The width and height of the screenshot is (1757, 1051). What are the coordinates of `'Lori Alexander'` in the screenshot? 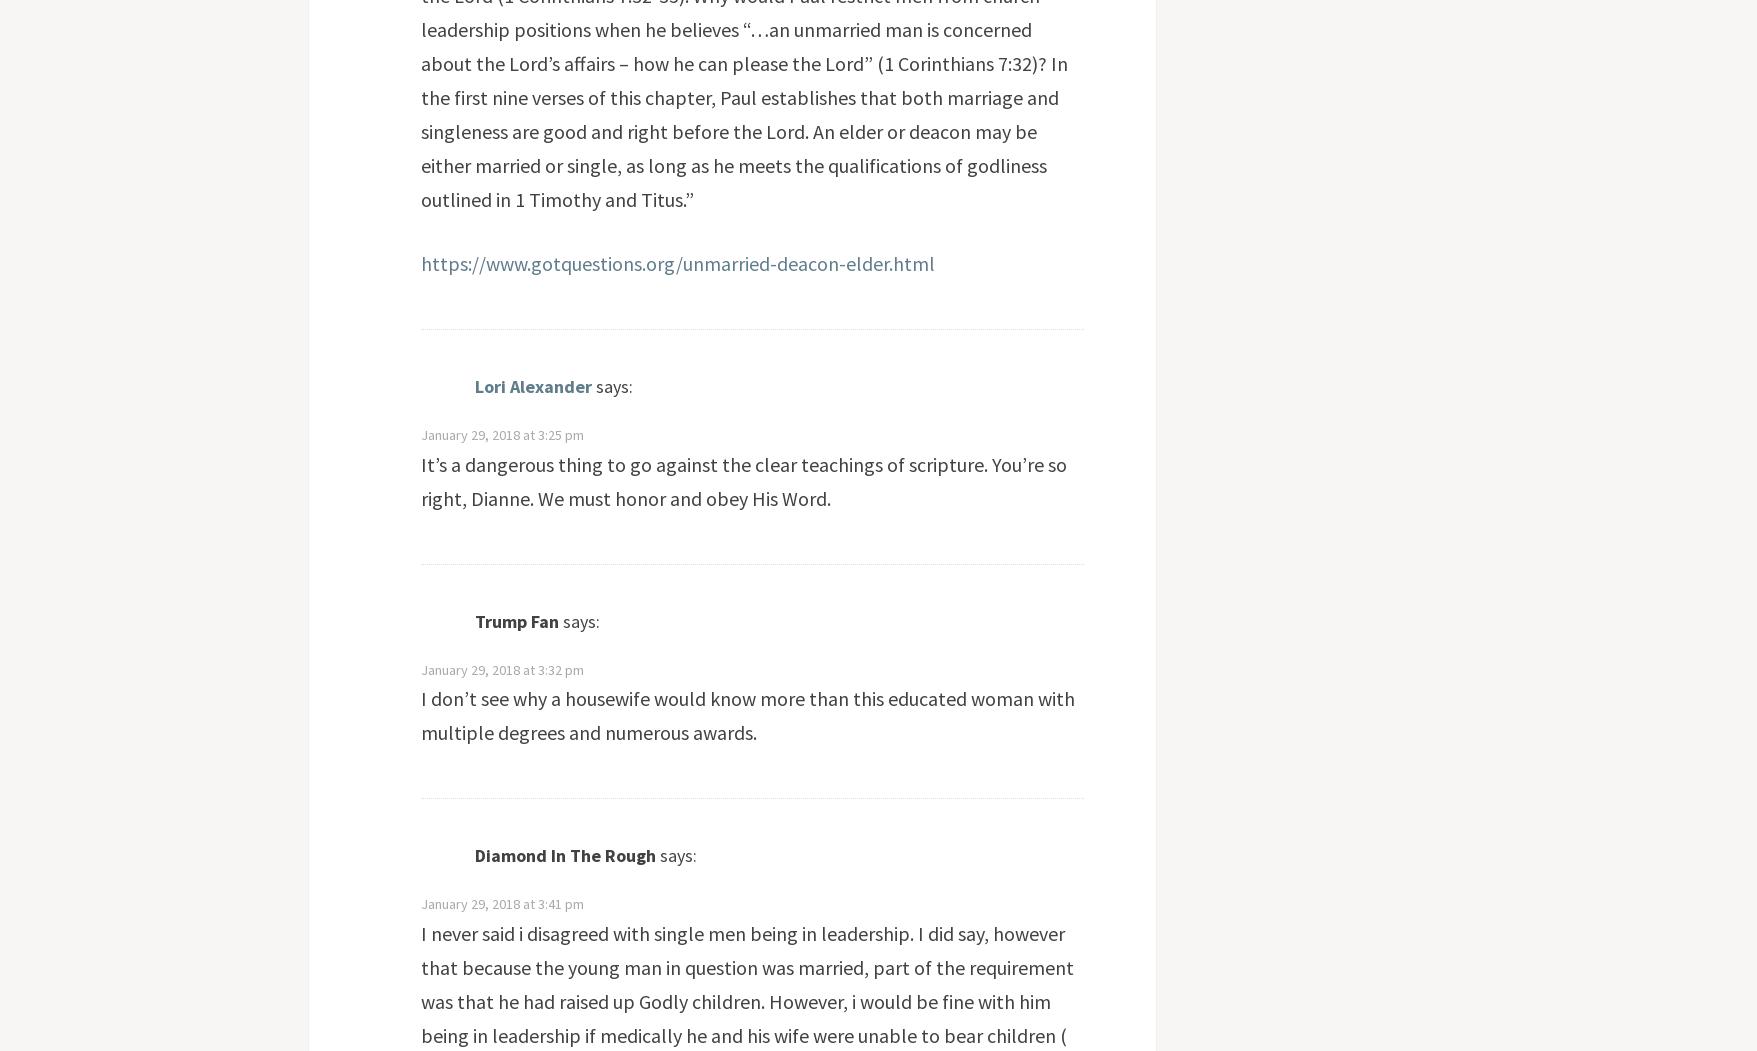 It's located at (532, 385).